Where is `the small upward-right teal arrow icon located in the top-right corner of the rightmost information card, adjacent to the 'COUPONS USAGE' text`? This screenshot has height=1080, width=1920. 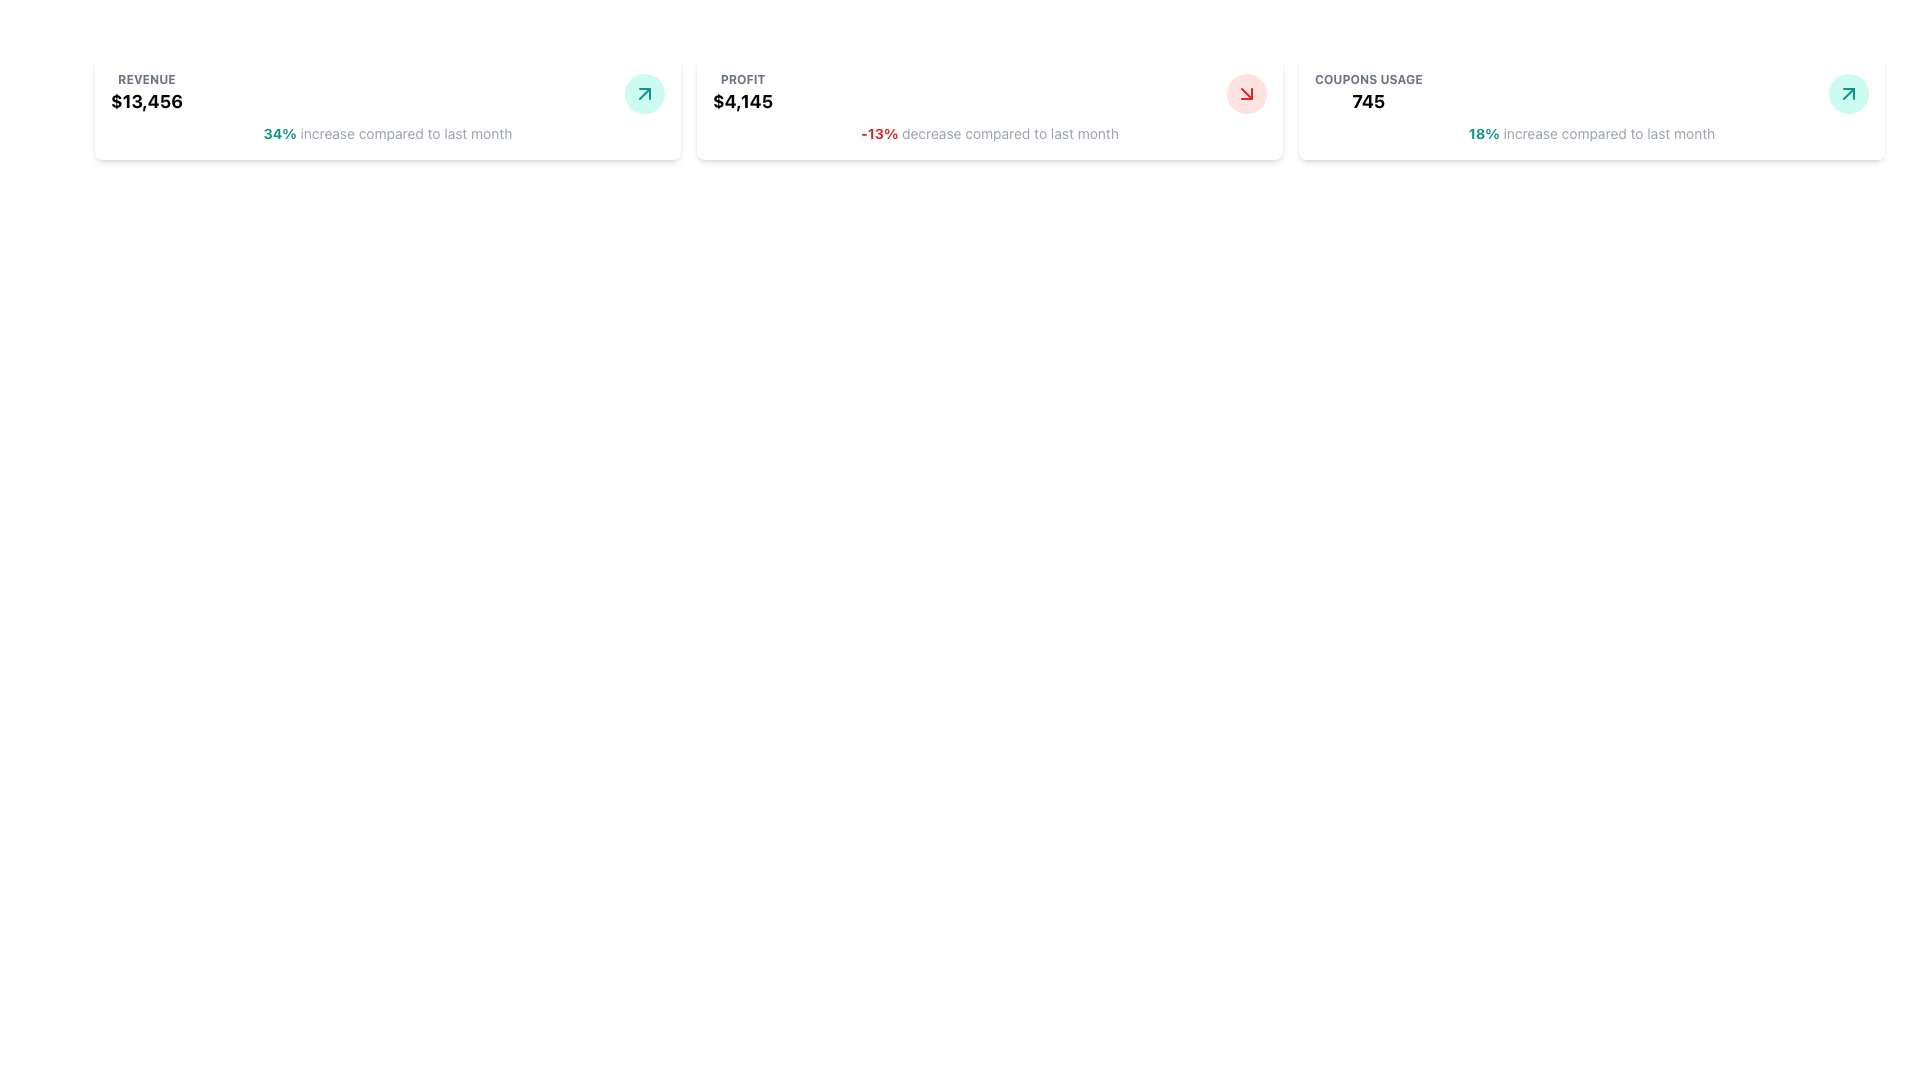
the small upward-right teal arrow icon located in the top-right corner of the rightmost information card, adjacent to the 'COUPONS USAGE' text is located at coordinates (1847, 93).